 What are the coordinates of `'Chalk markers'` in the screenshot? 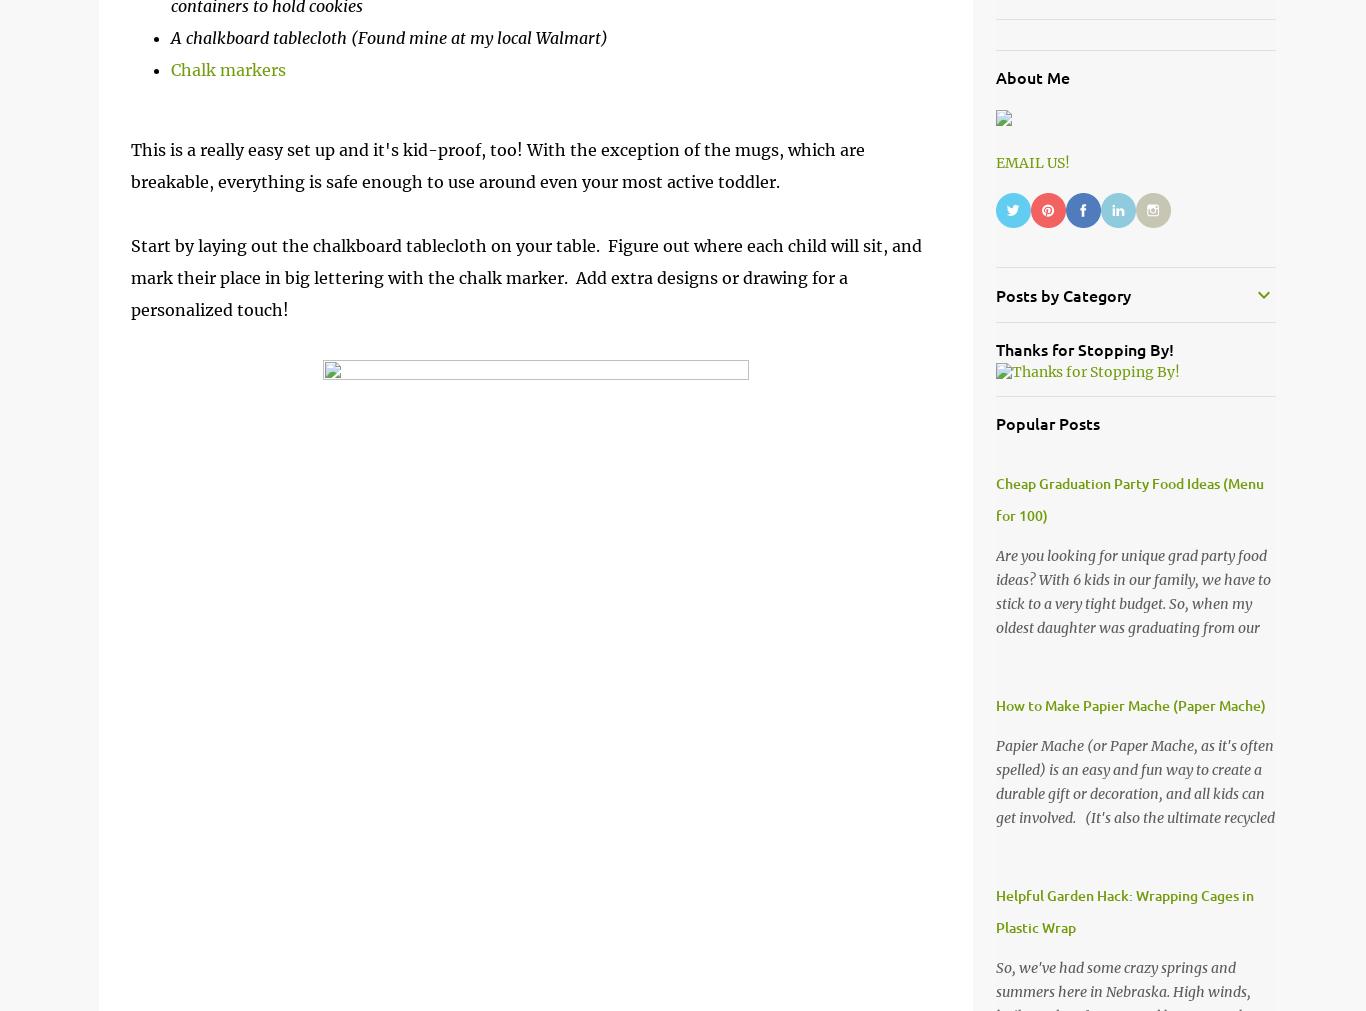 It's located at (169, 68).